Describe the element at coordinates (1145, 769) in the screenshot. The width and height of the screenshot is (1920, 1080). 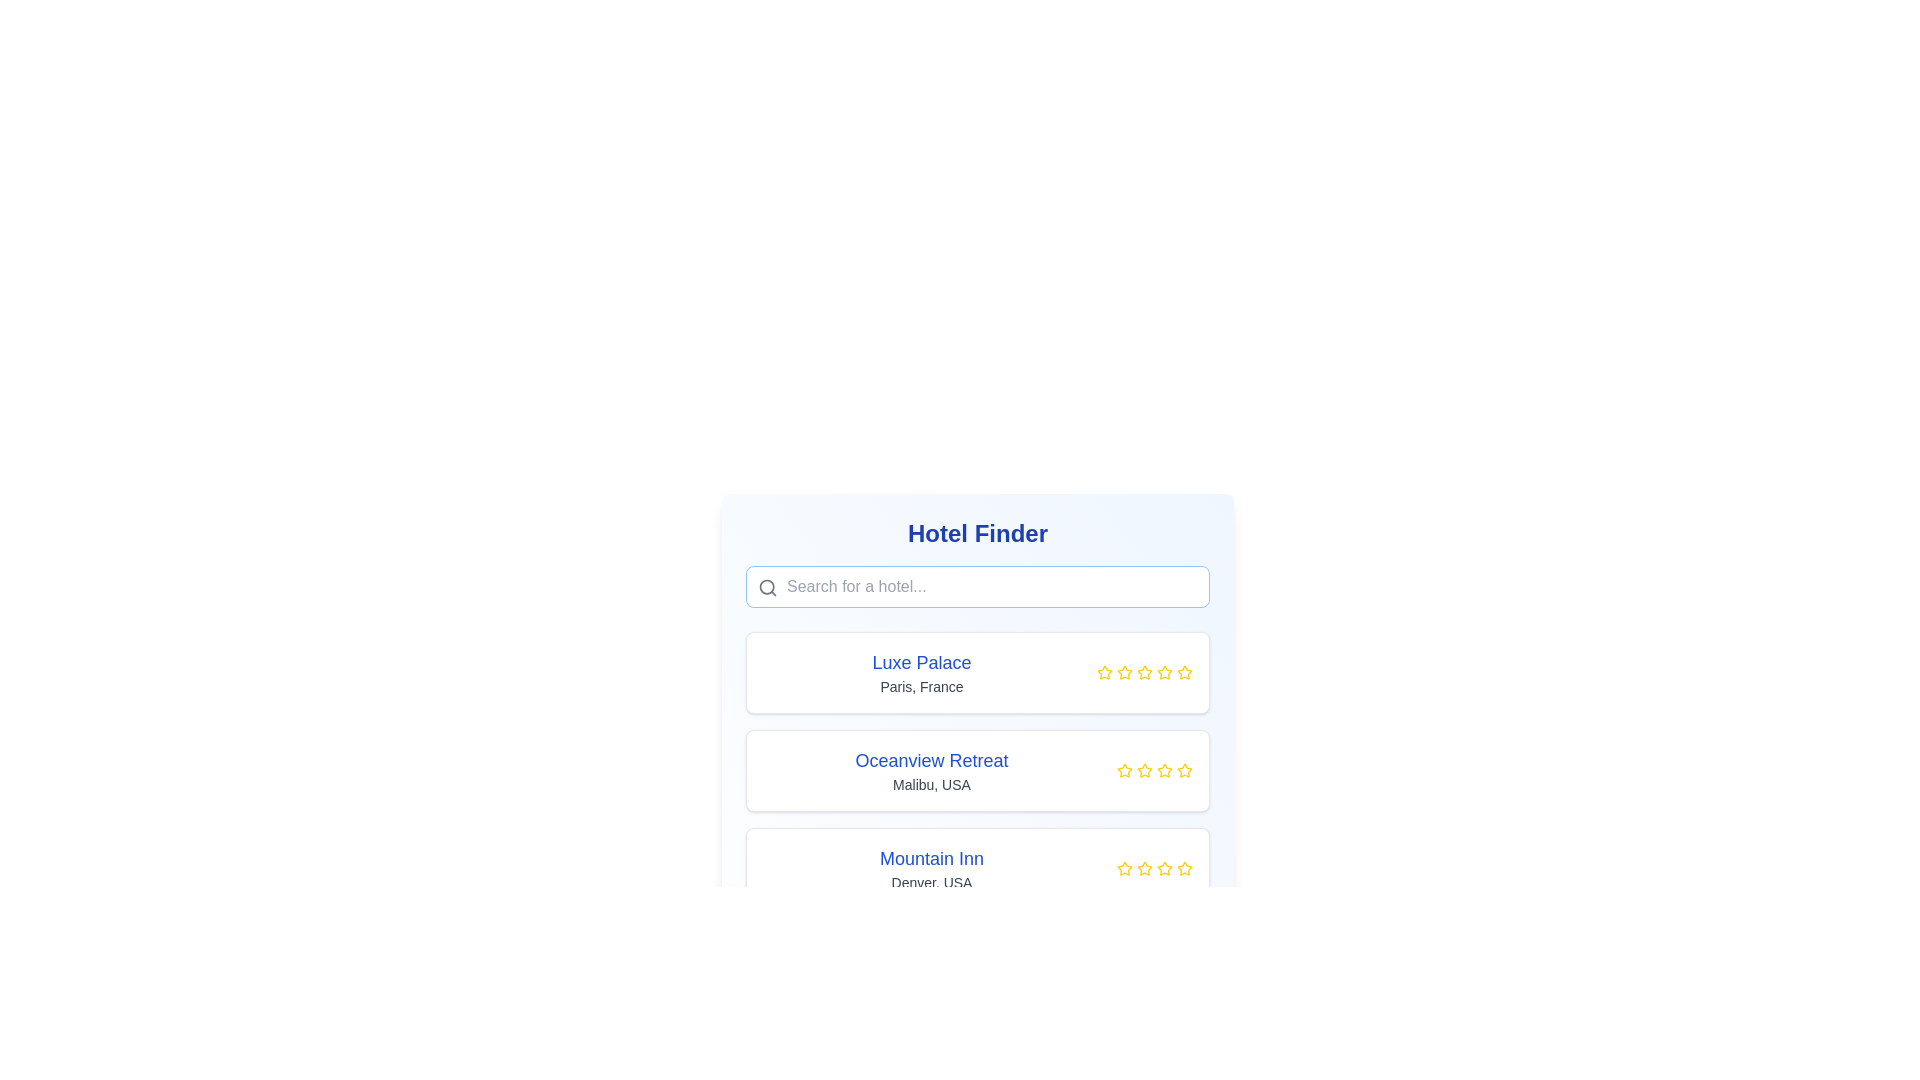
I see `the second star in the Star Rating Icon for the 'Oceanview Retreat' entry` at that location.